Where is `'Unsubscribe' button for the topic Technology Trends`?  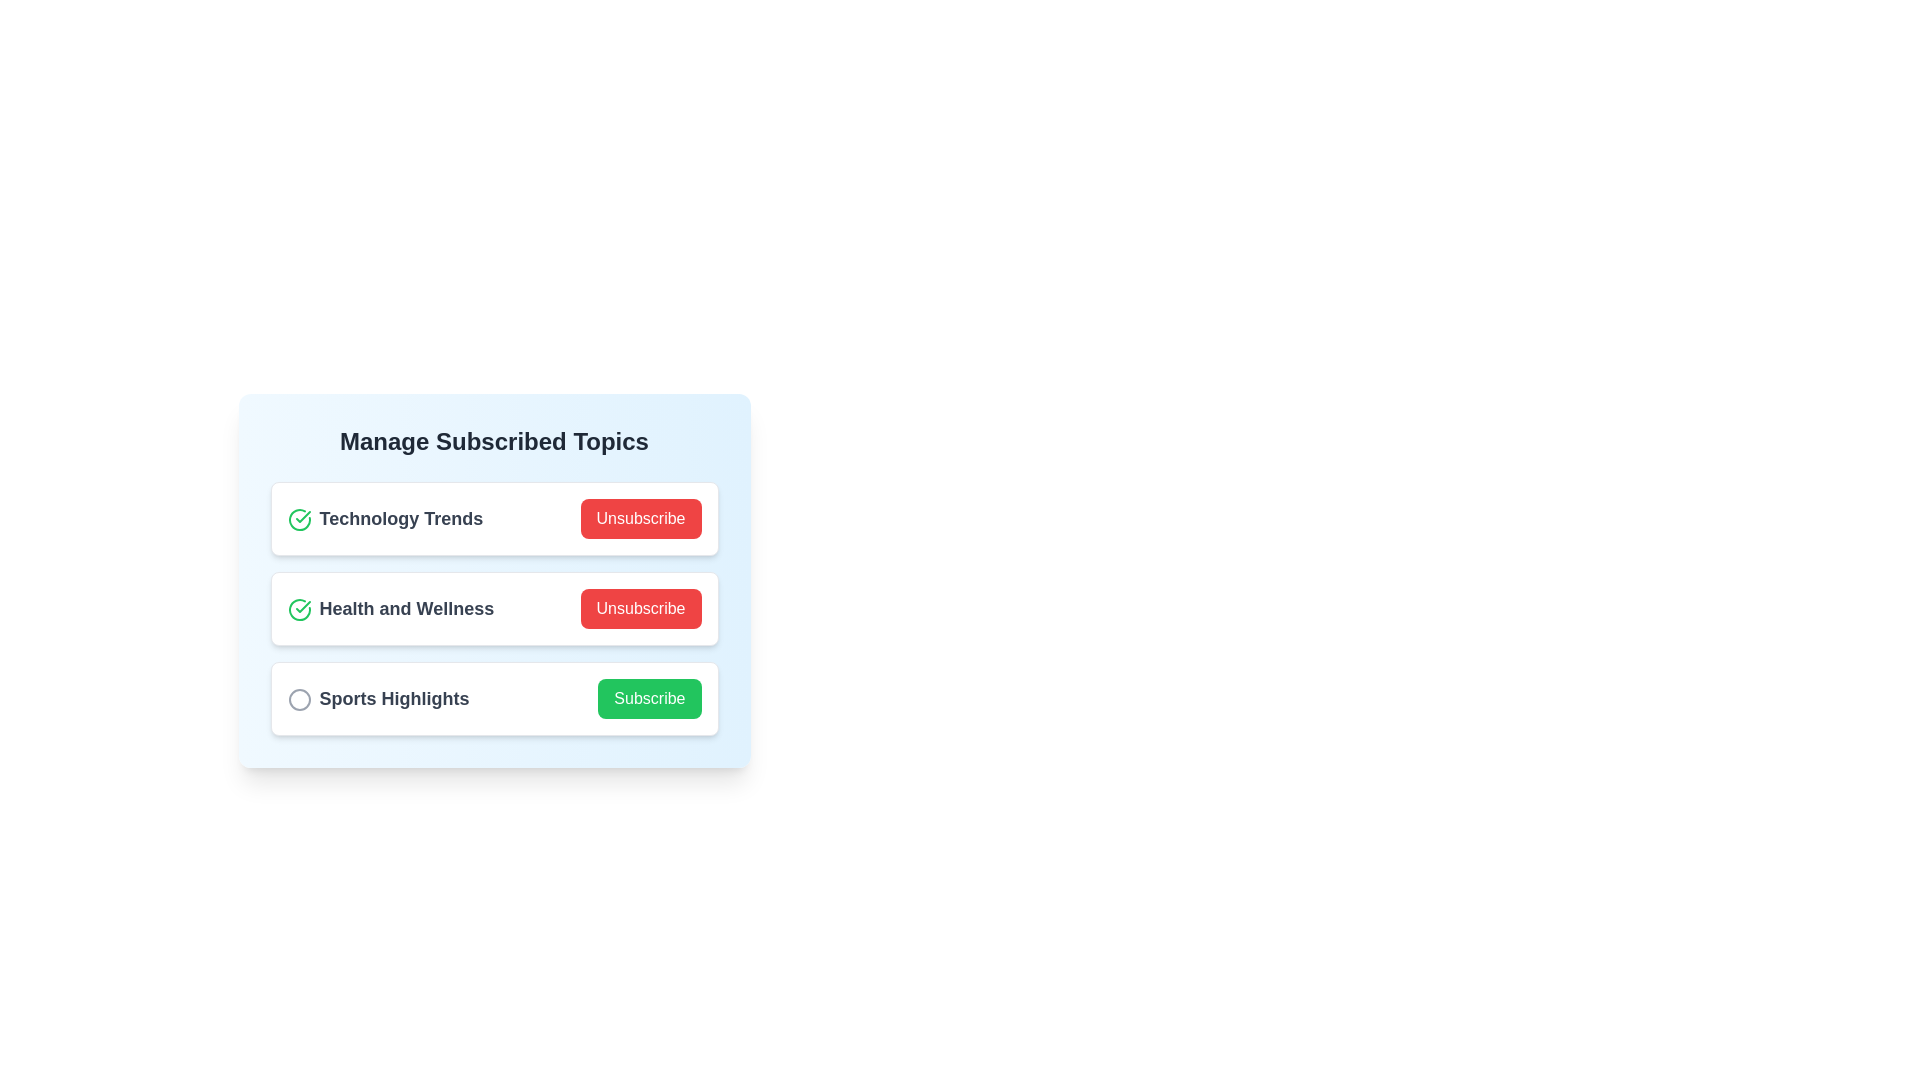 'Unsubscribe' button for the topic Technology Trends is located at coordinates (641, 518).